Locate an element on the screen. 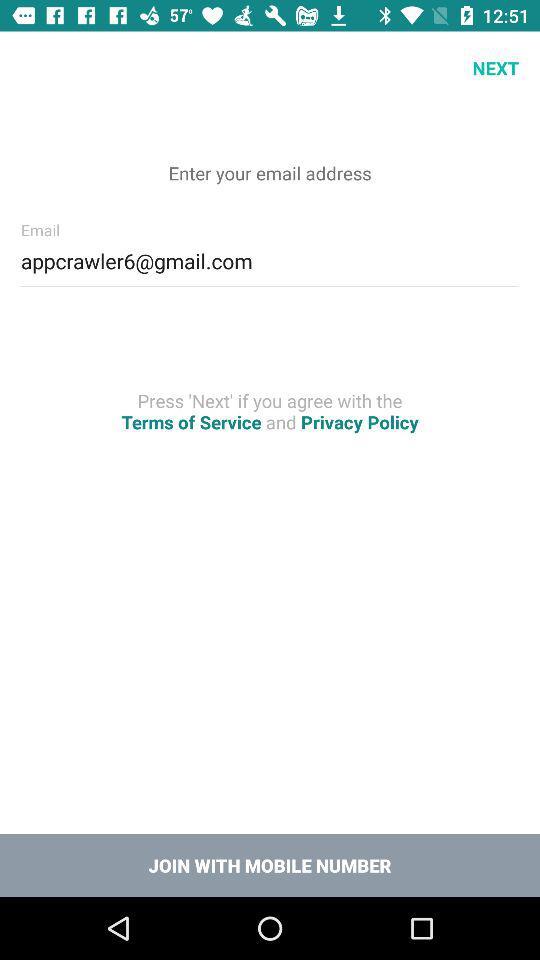  join with mobile icon is located at coordinates (270, 864).